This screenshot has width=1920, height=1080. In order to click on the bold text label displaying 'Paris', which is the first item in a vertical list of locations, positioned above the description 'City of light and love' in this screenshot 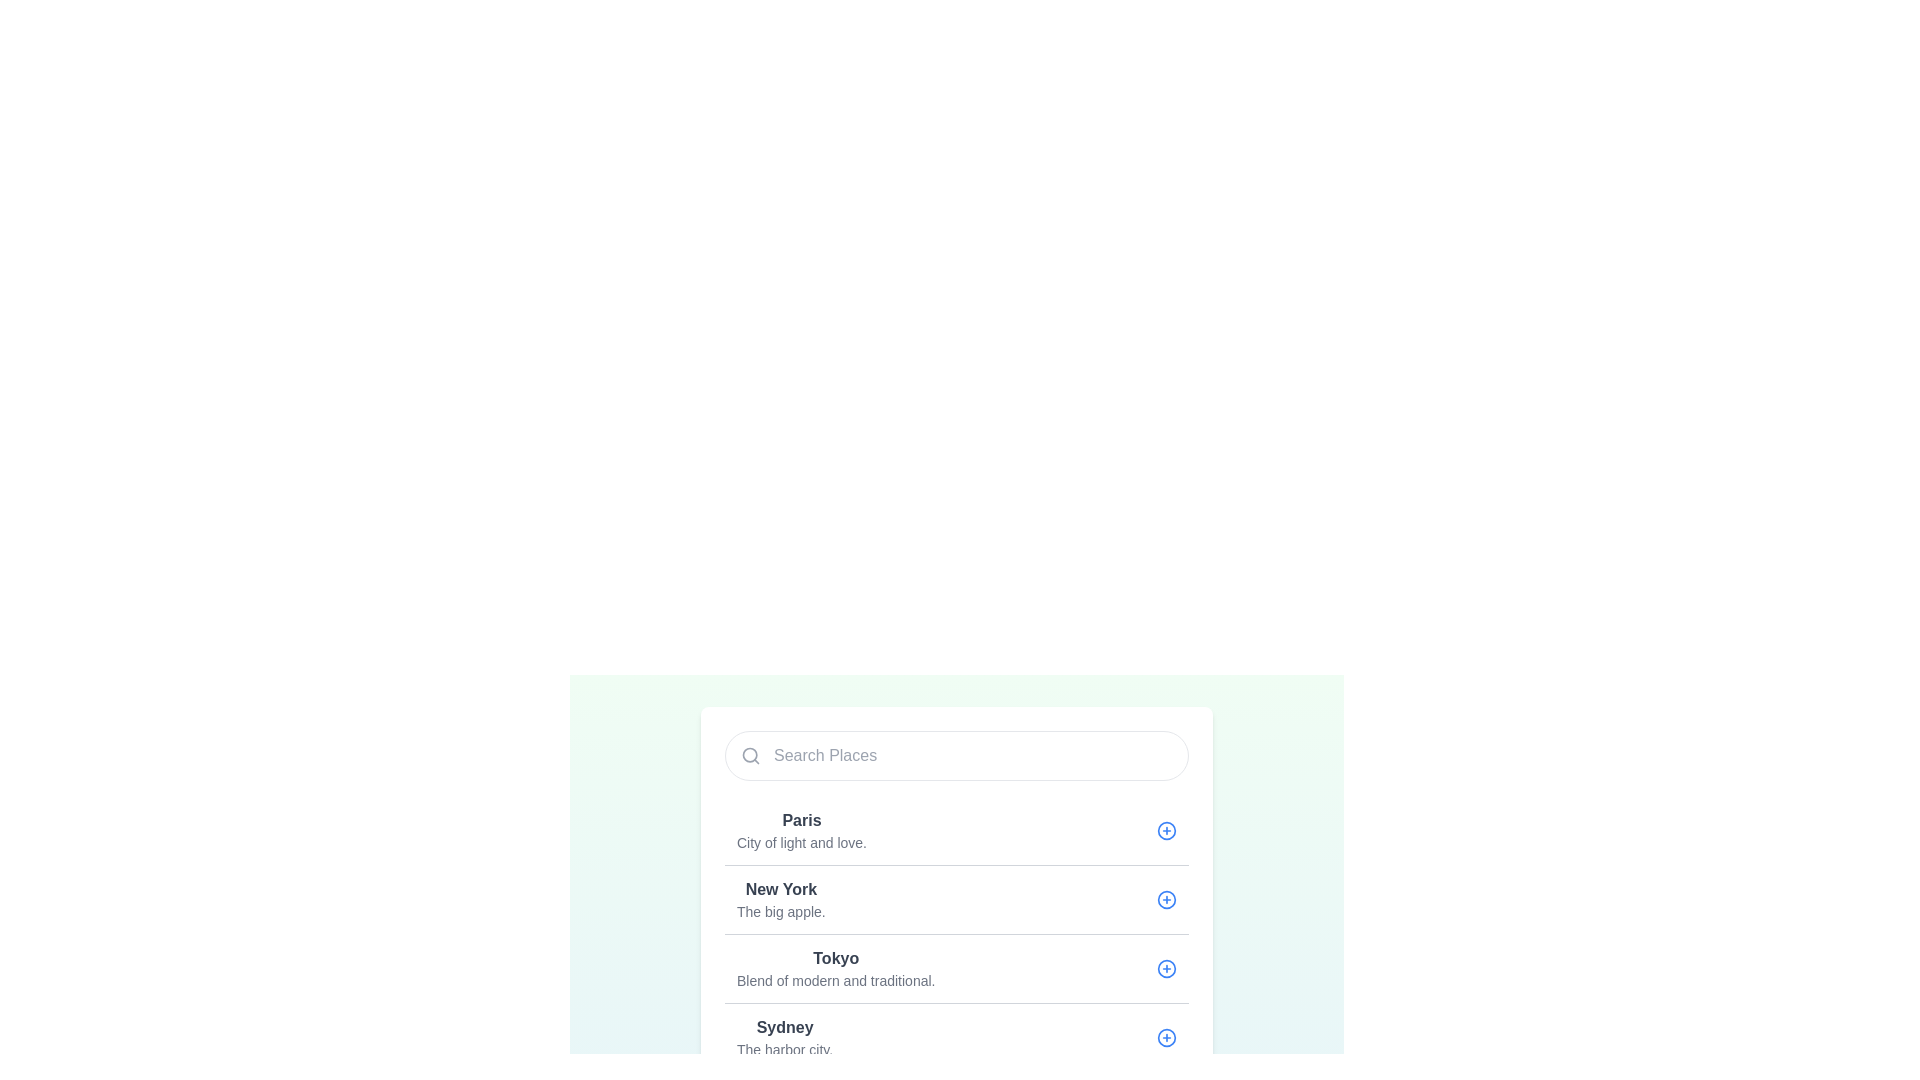, I will do `click(801, 821)`.